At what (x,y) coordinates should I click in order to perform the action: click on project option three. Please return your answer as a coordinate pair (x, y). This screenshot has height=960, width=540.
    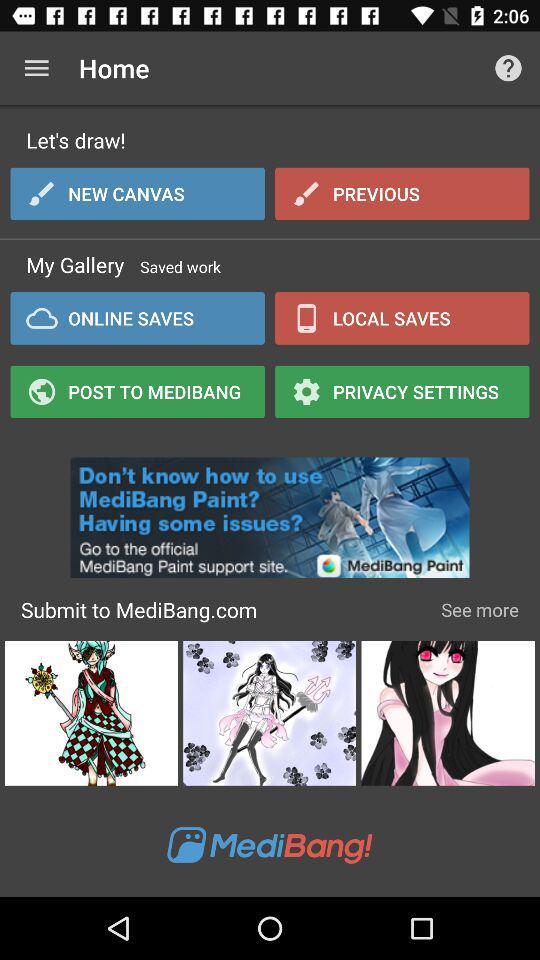
    Looking at the image, I should click on (448, 713).